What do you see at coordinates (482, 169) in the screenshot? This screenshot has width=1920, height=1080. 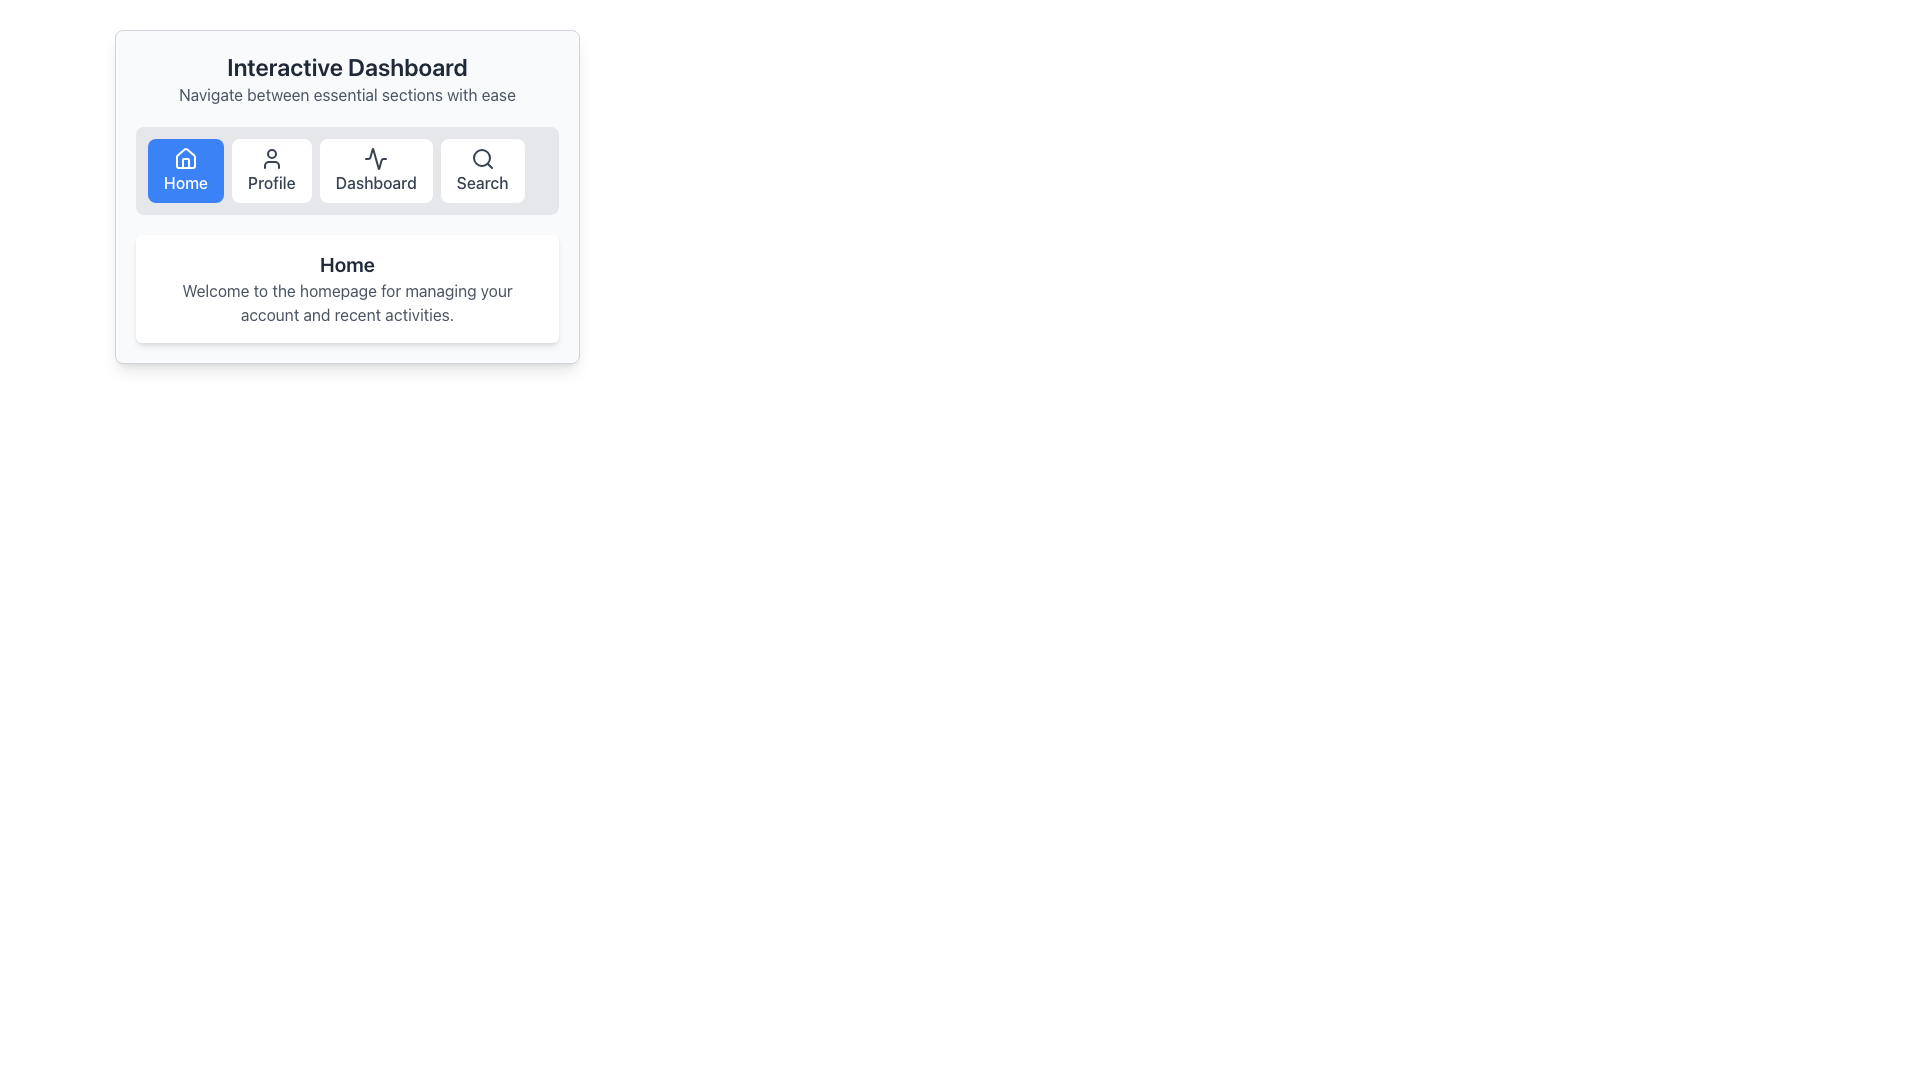 I see `the 'Search' button, which is a rectangular button with rounded corners, a white background, and a magnifying glass icon, to initiate a search` at bounding box center [482, 169].